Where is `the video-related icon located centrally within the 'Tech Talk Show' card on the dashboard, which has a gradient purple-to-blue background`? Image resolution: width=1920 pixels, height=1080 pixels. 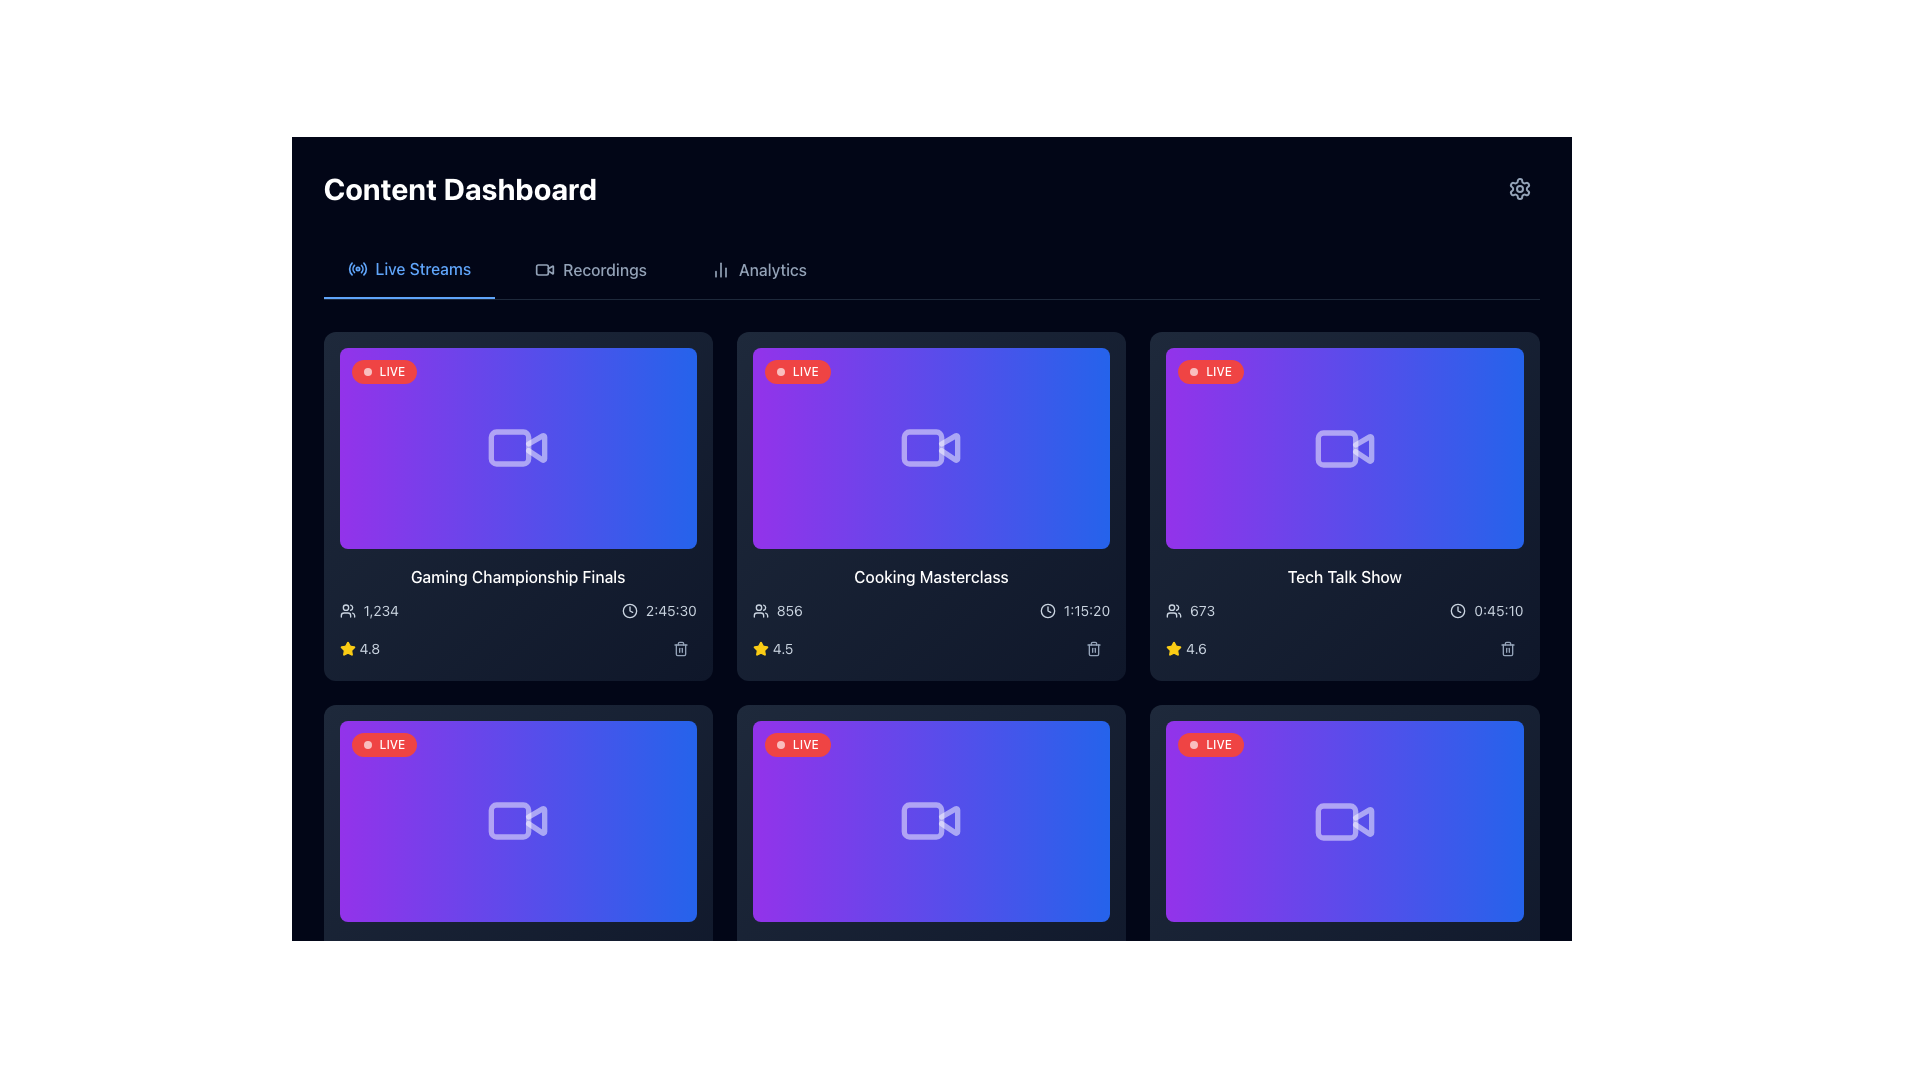
the video-related icon located centrally within the 'Tech Talk Show' card on the dashboard, which has a gradient purple-to-blue background is located at coordinates (1344, 447).